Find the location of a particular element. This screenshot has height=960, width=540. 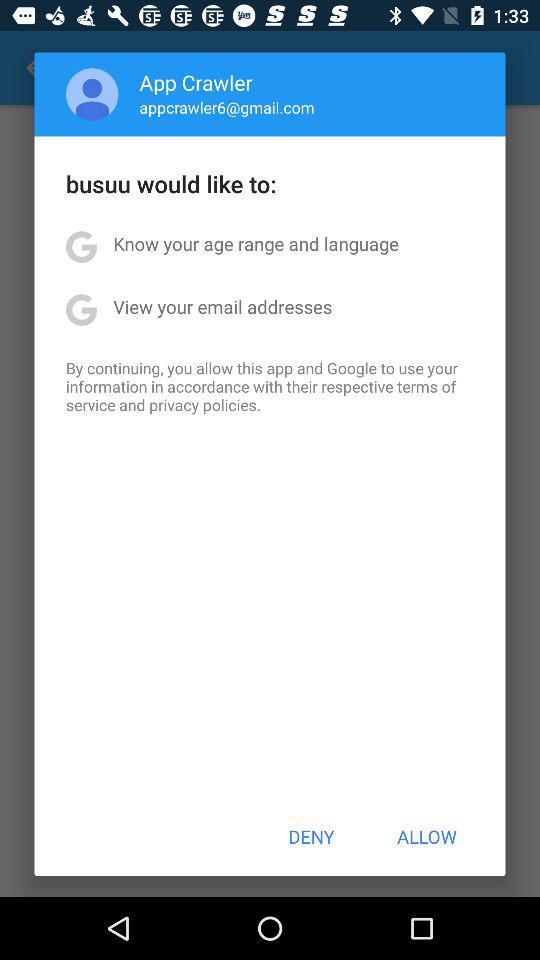

view your email is located at coordinates (221, 306).